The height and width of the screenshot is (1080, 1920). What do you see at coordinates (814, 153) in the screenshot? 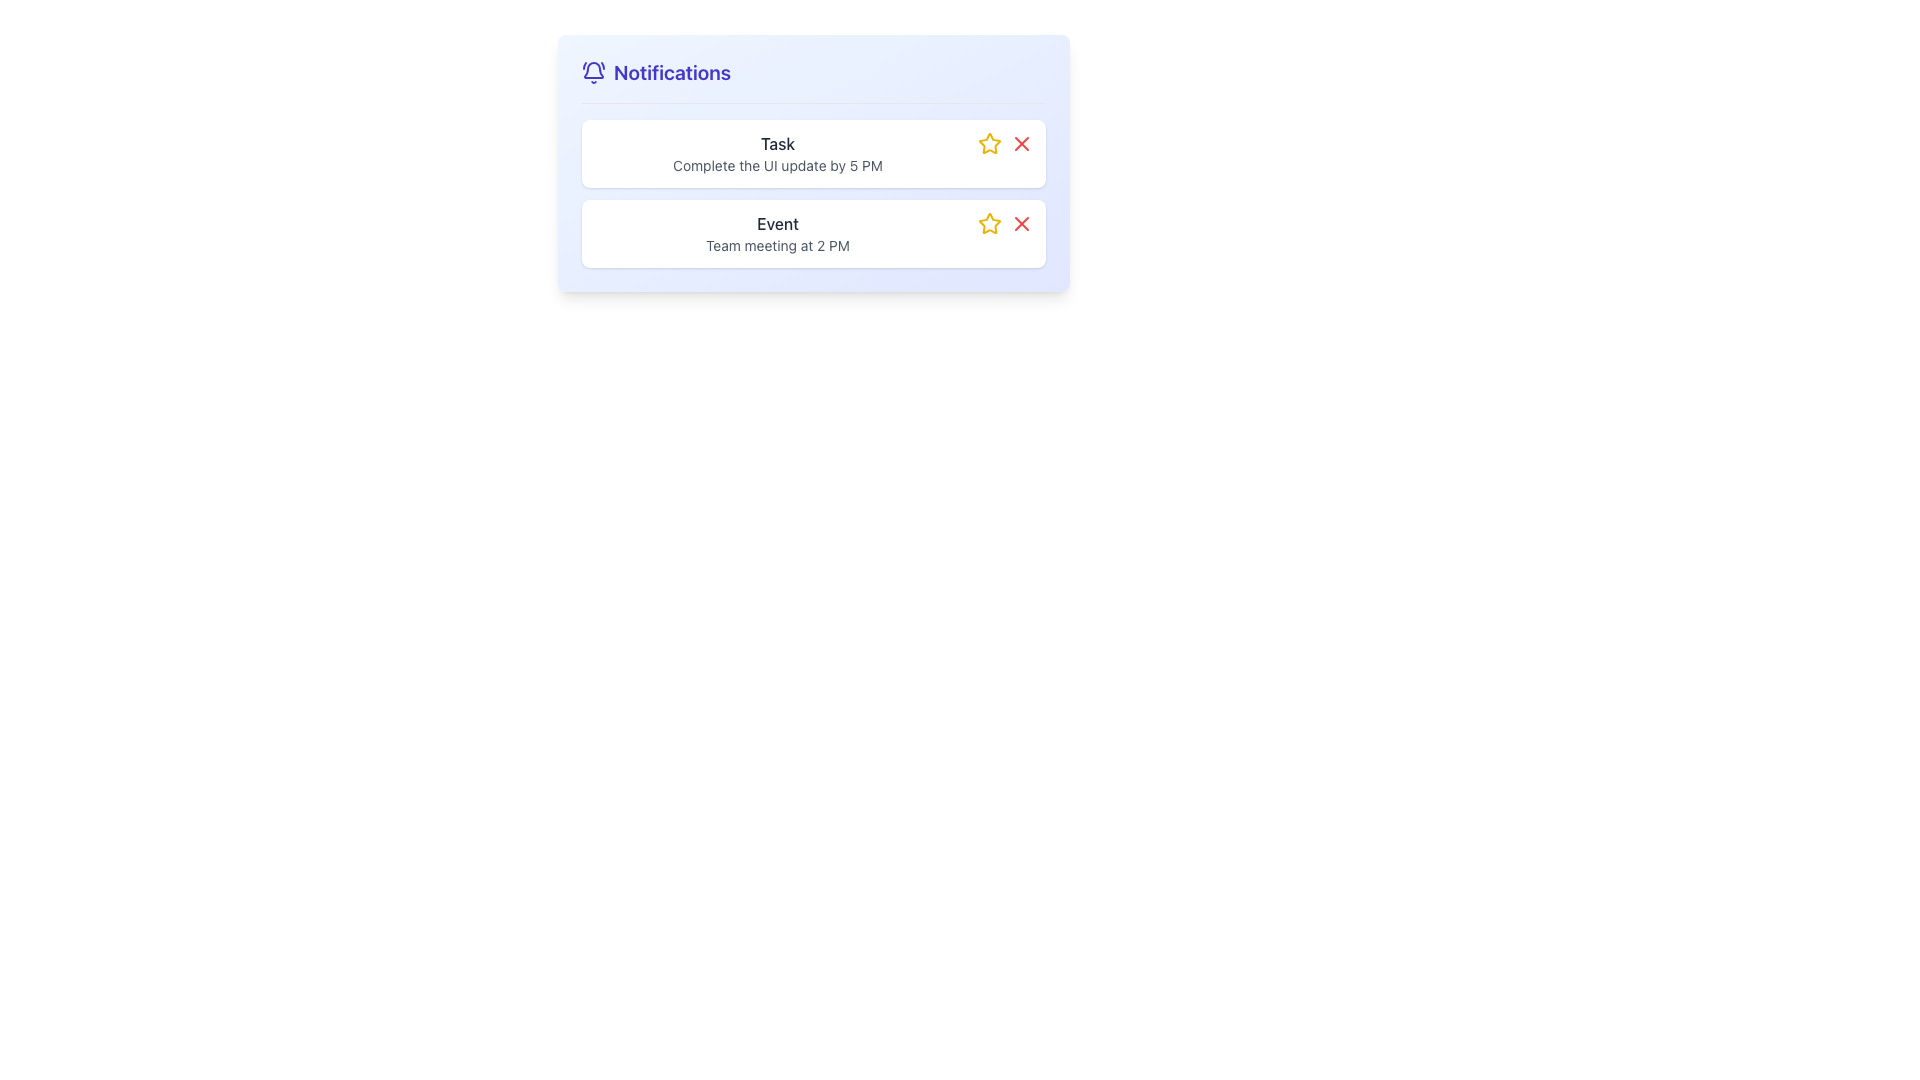
I see `the 'Task' card which contains the text 'Task' in bold and 'Complete the UI update by 5 PM'` at bounding box center [814, 153].